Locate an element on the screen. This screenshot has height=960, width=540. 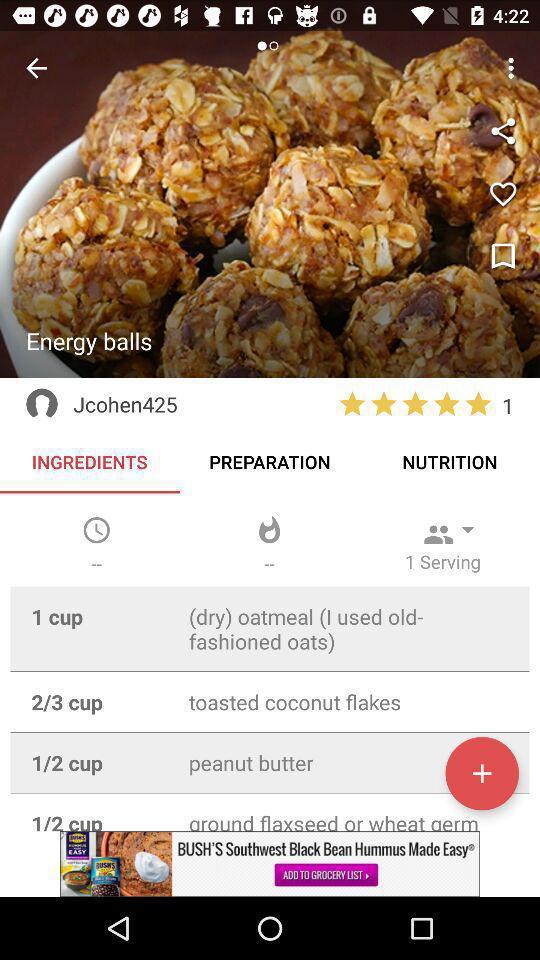
the bookmark icon is located at coordinates (502, 256).